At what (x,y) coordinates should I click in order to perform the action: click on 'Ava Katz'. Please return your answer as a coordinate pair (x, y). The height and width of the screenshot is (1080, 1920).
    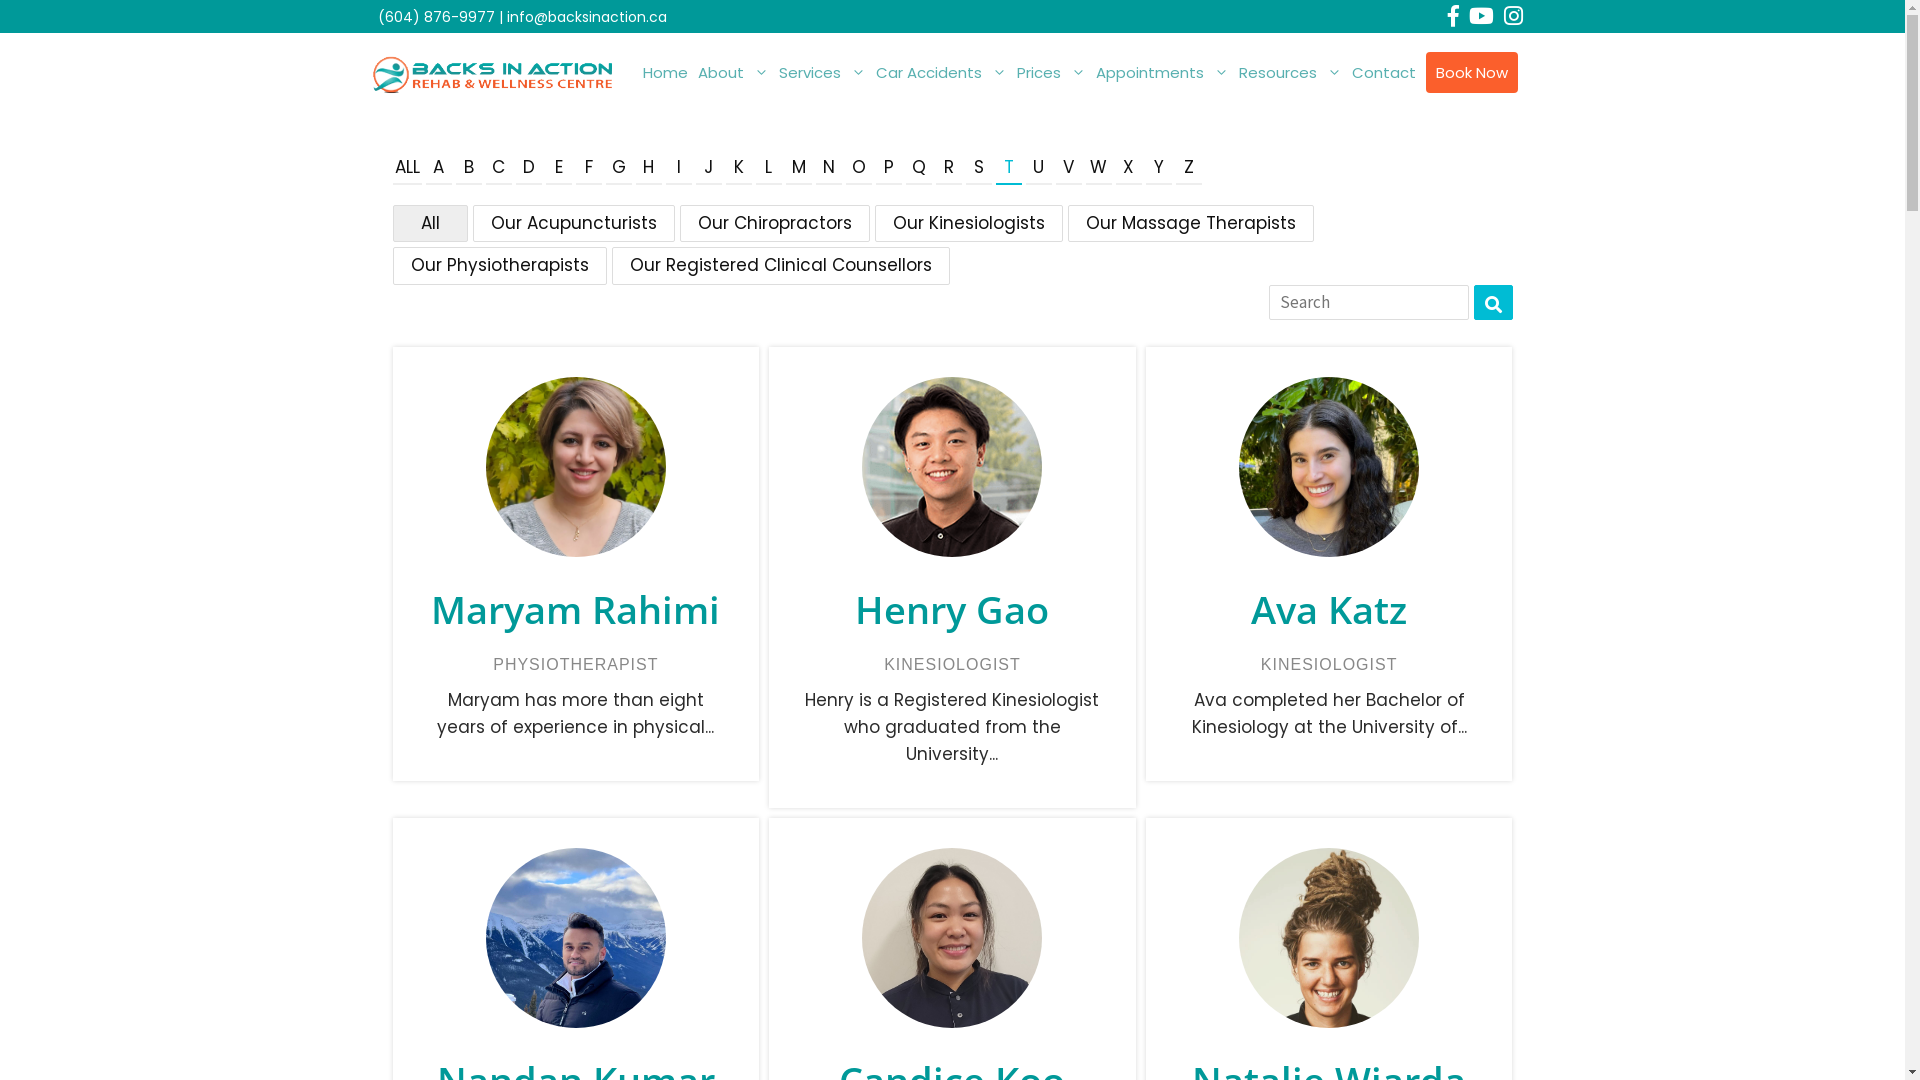
    Looking at the image, I should click on (1329, 608).